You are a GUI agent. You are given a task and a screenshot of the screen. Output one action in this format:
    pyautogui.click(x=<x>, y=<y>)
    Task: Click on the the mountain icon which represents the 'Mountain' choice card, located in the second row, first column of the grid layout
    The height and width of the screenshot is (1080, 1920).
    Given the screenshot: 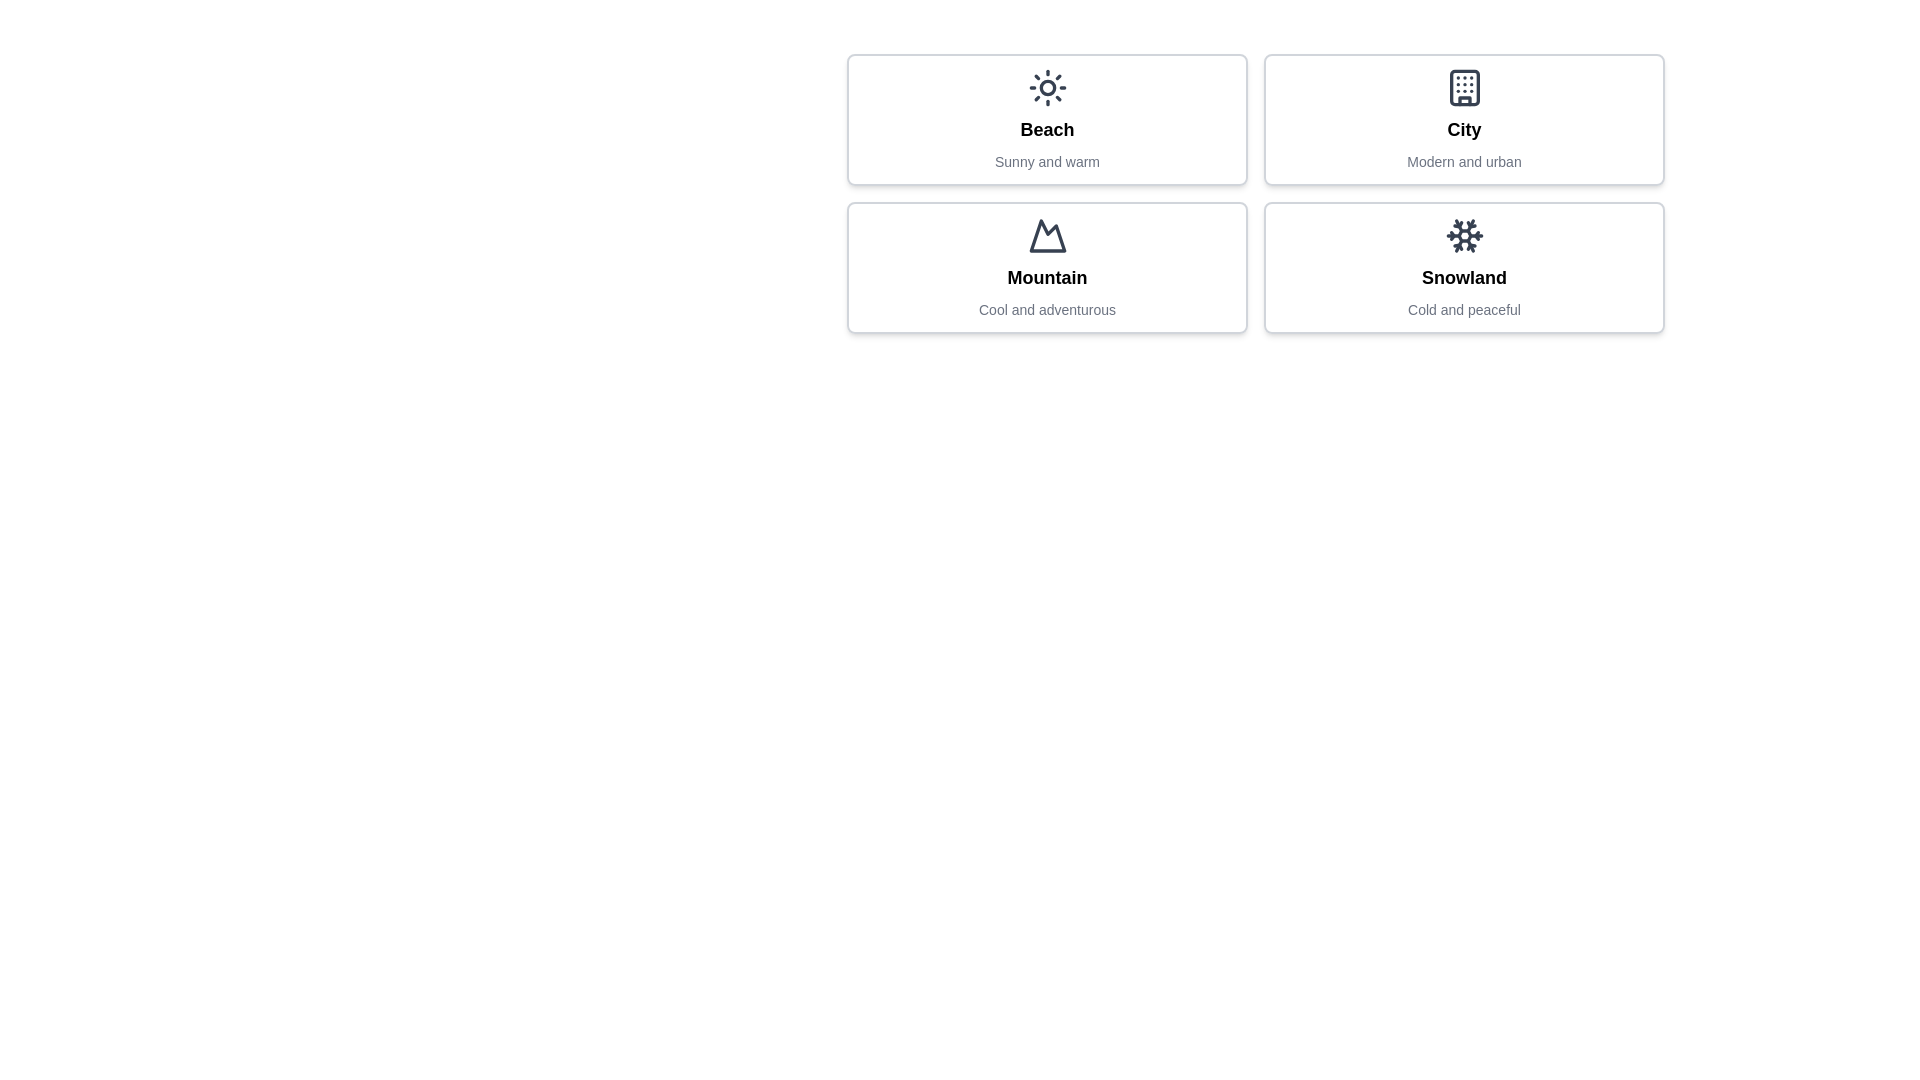 What is the action you would take?
    pyautogui.click(x=1046, y=234)
    